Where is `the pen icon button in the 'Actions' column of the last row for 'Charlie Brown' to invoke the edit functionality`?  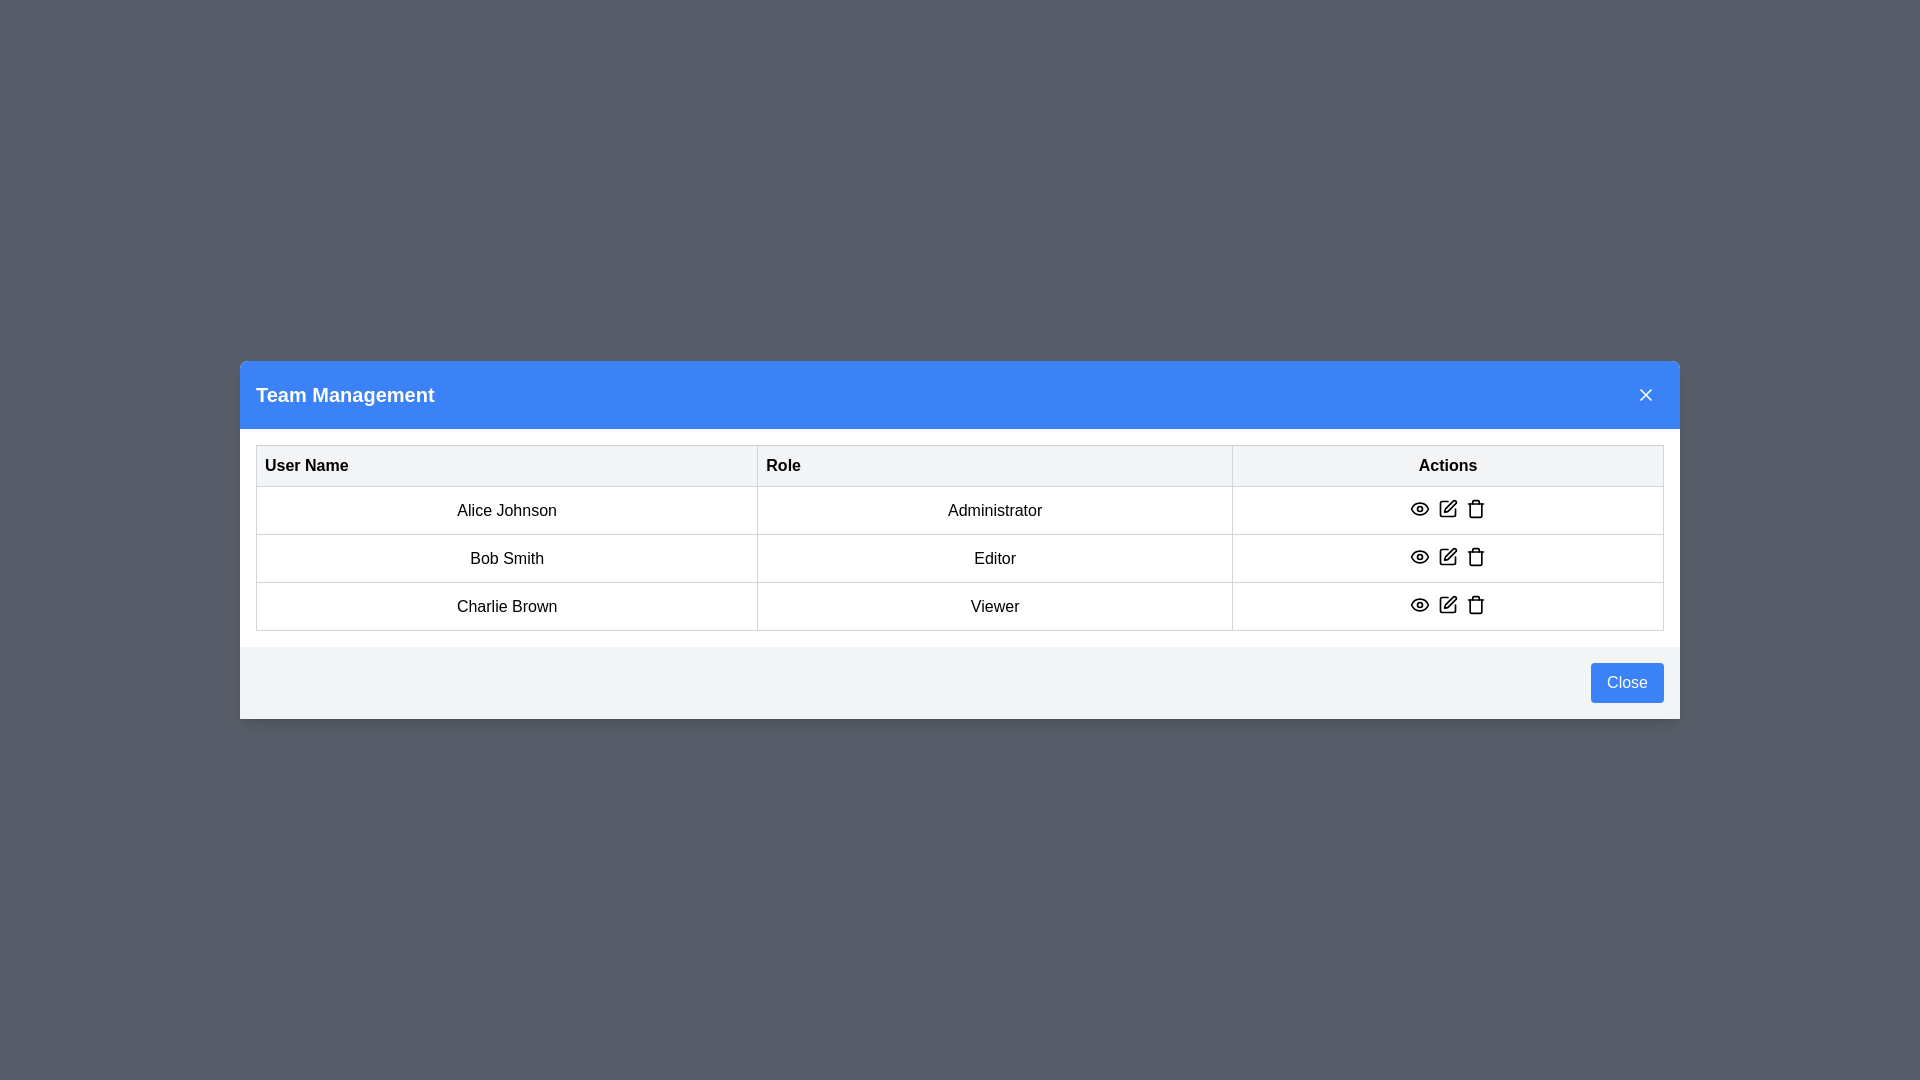
the pen icon button in the 'Actions' column of the last row for 'Charlie Brown' to invoke the edit functionality is located at coordinates (1448, 604).